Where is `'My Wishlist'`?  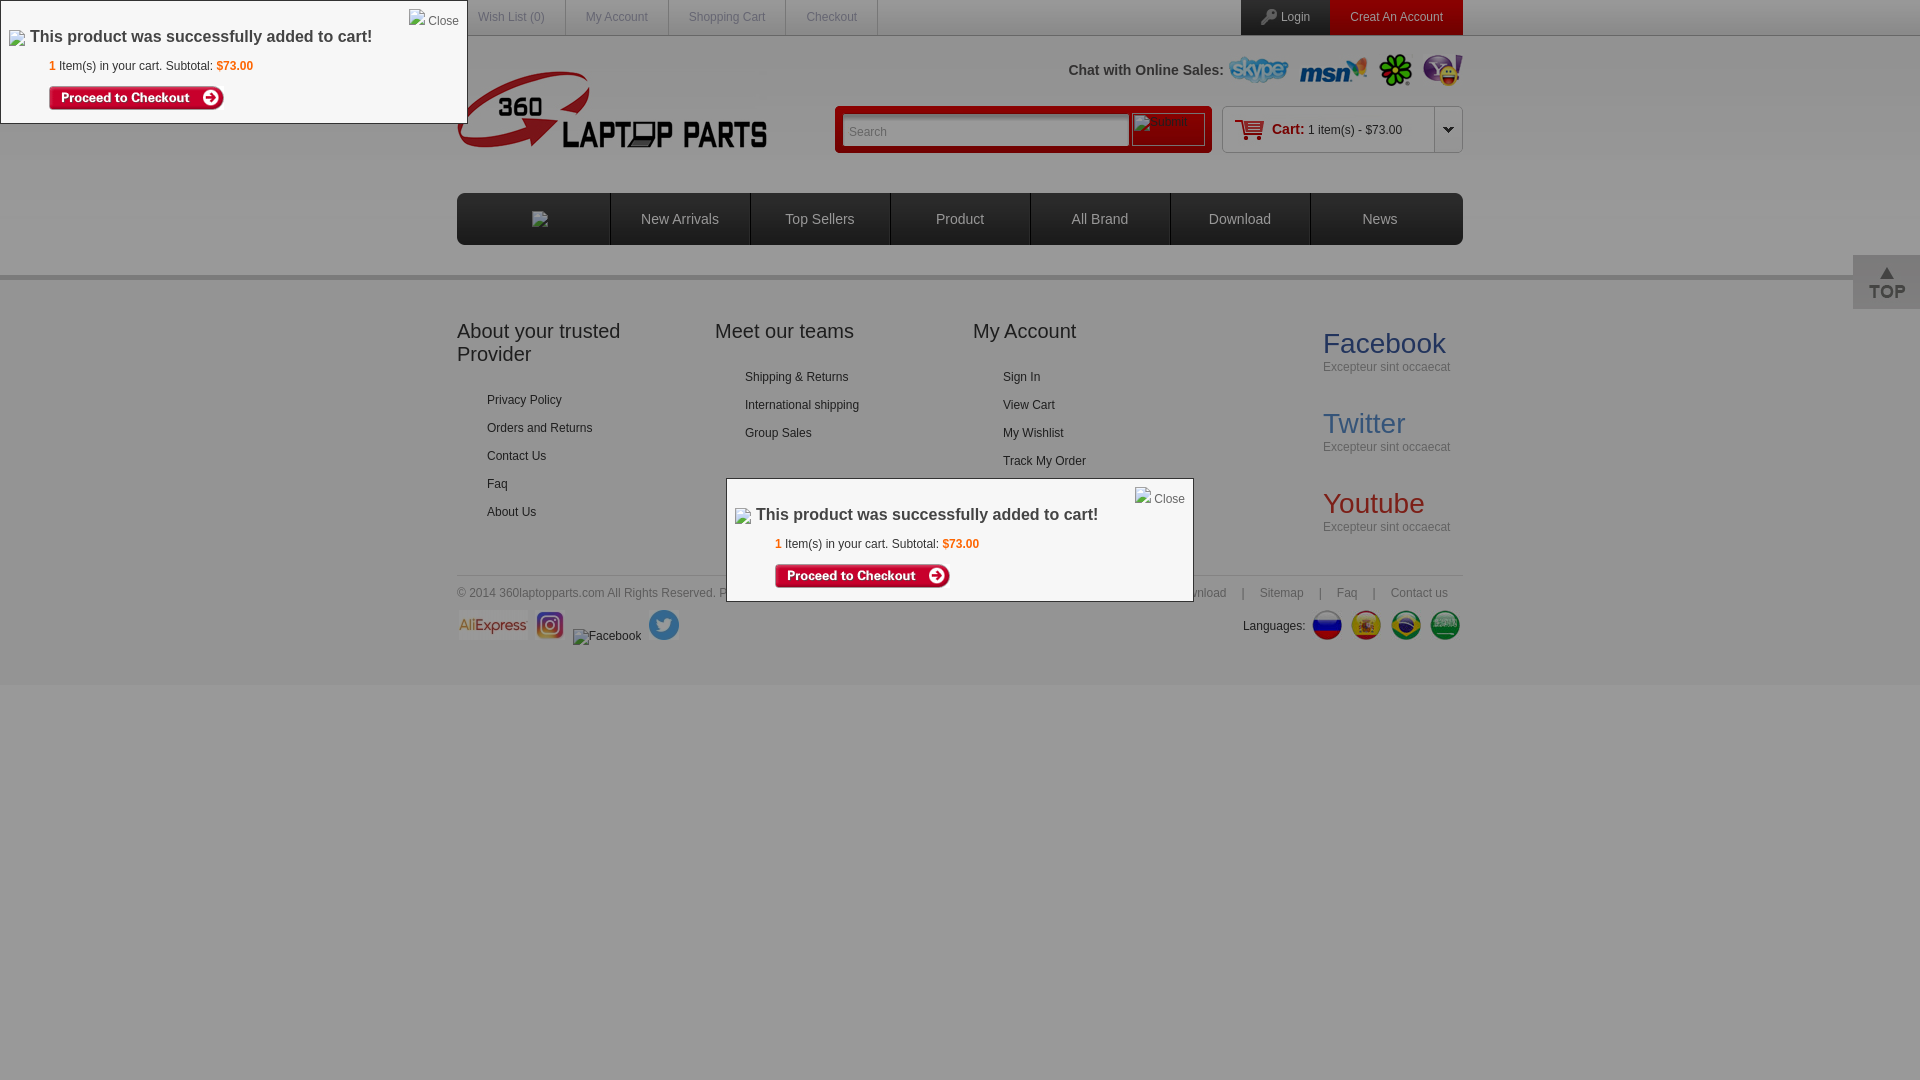
'My Wishlist' is located at coordinates (1033, 431).